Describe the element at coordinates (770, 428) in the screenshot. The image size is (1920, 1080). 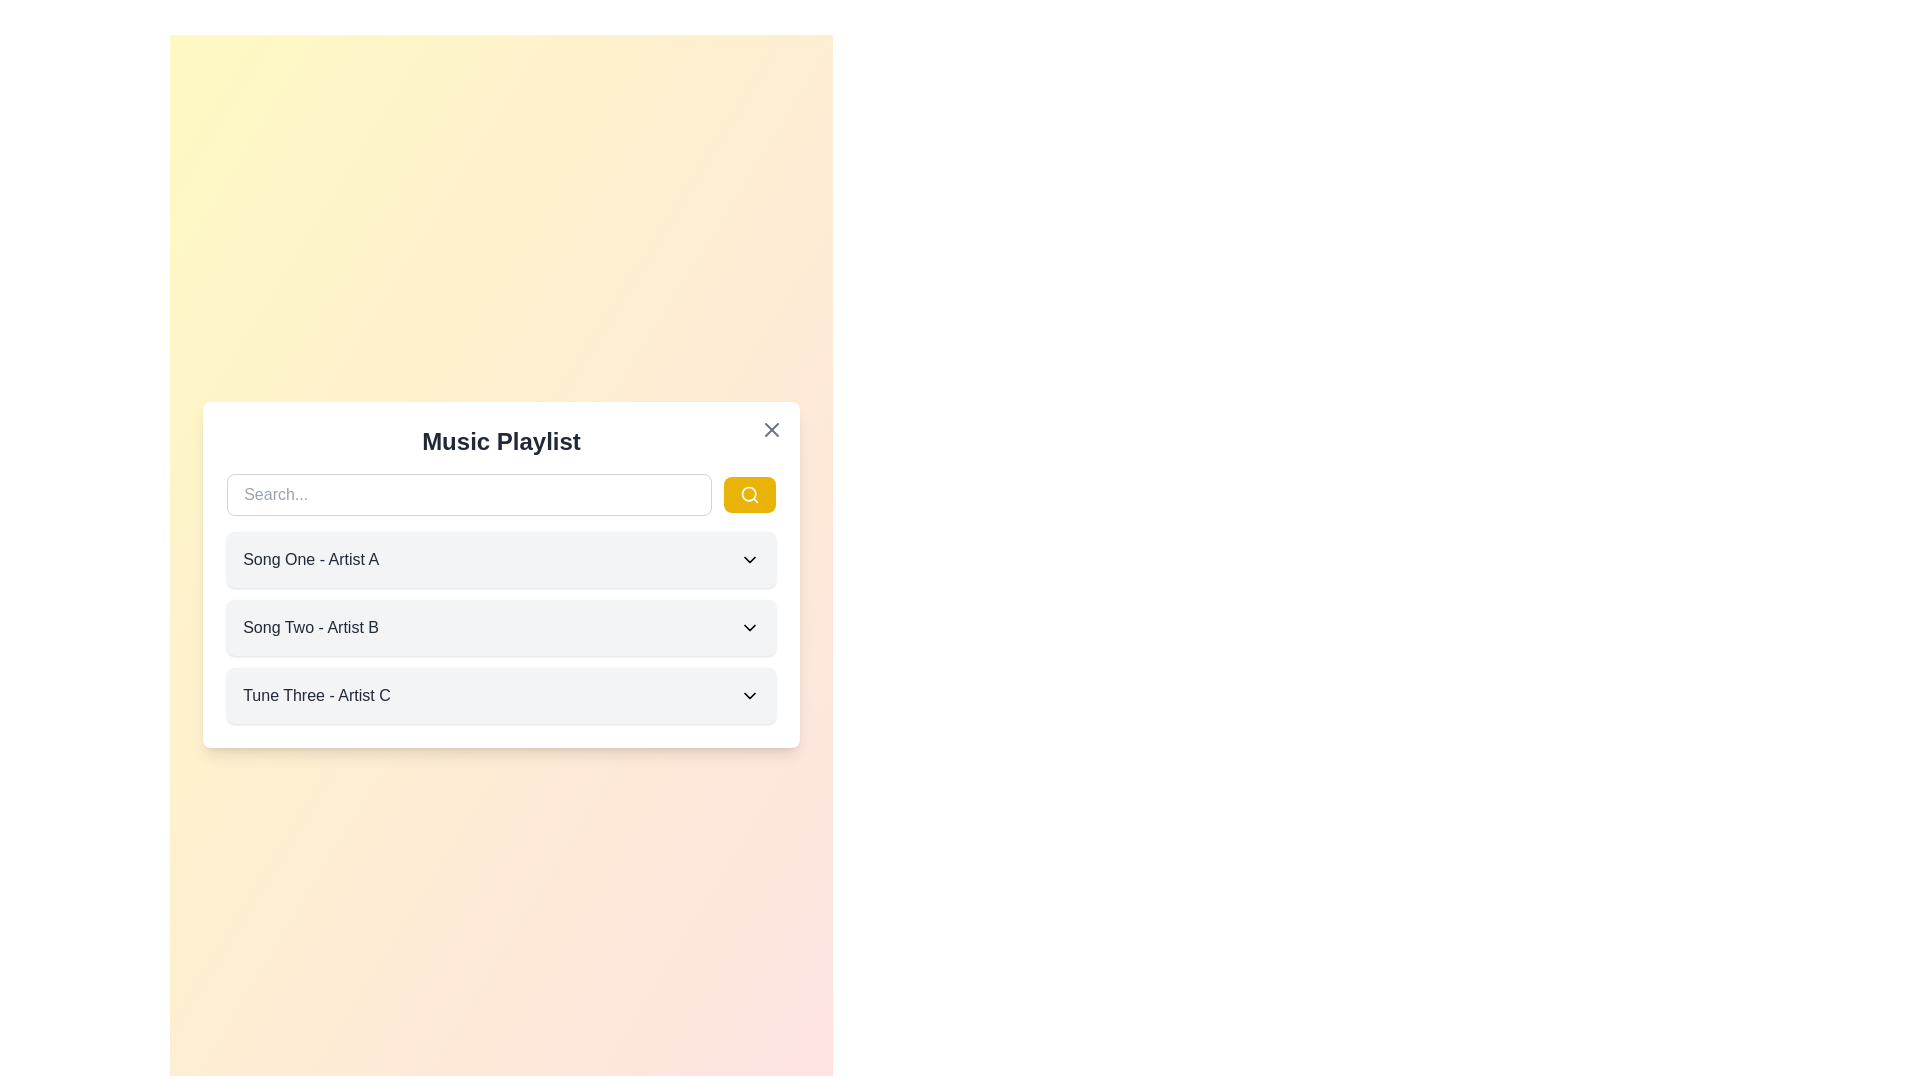
I see `the 'X' close button located at the top-right corner of the music playlist card` at that location.